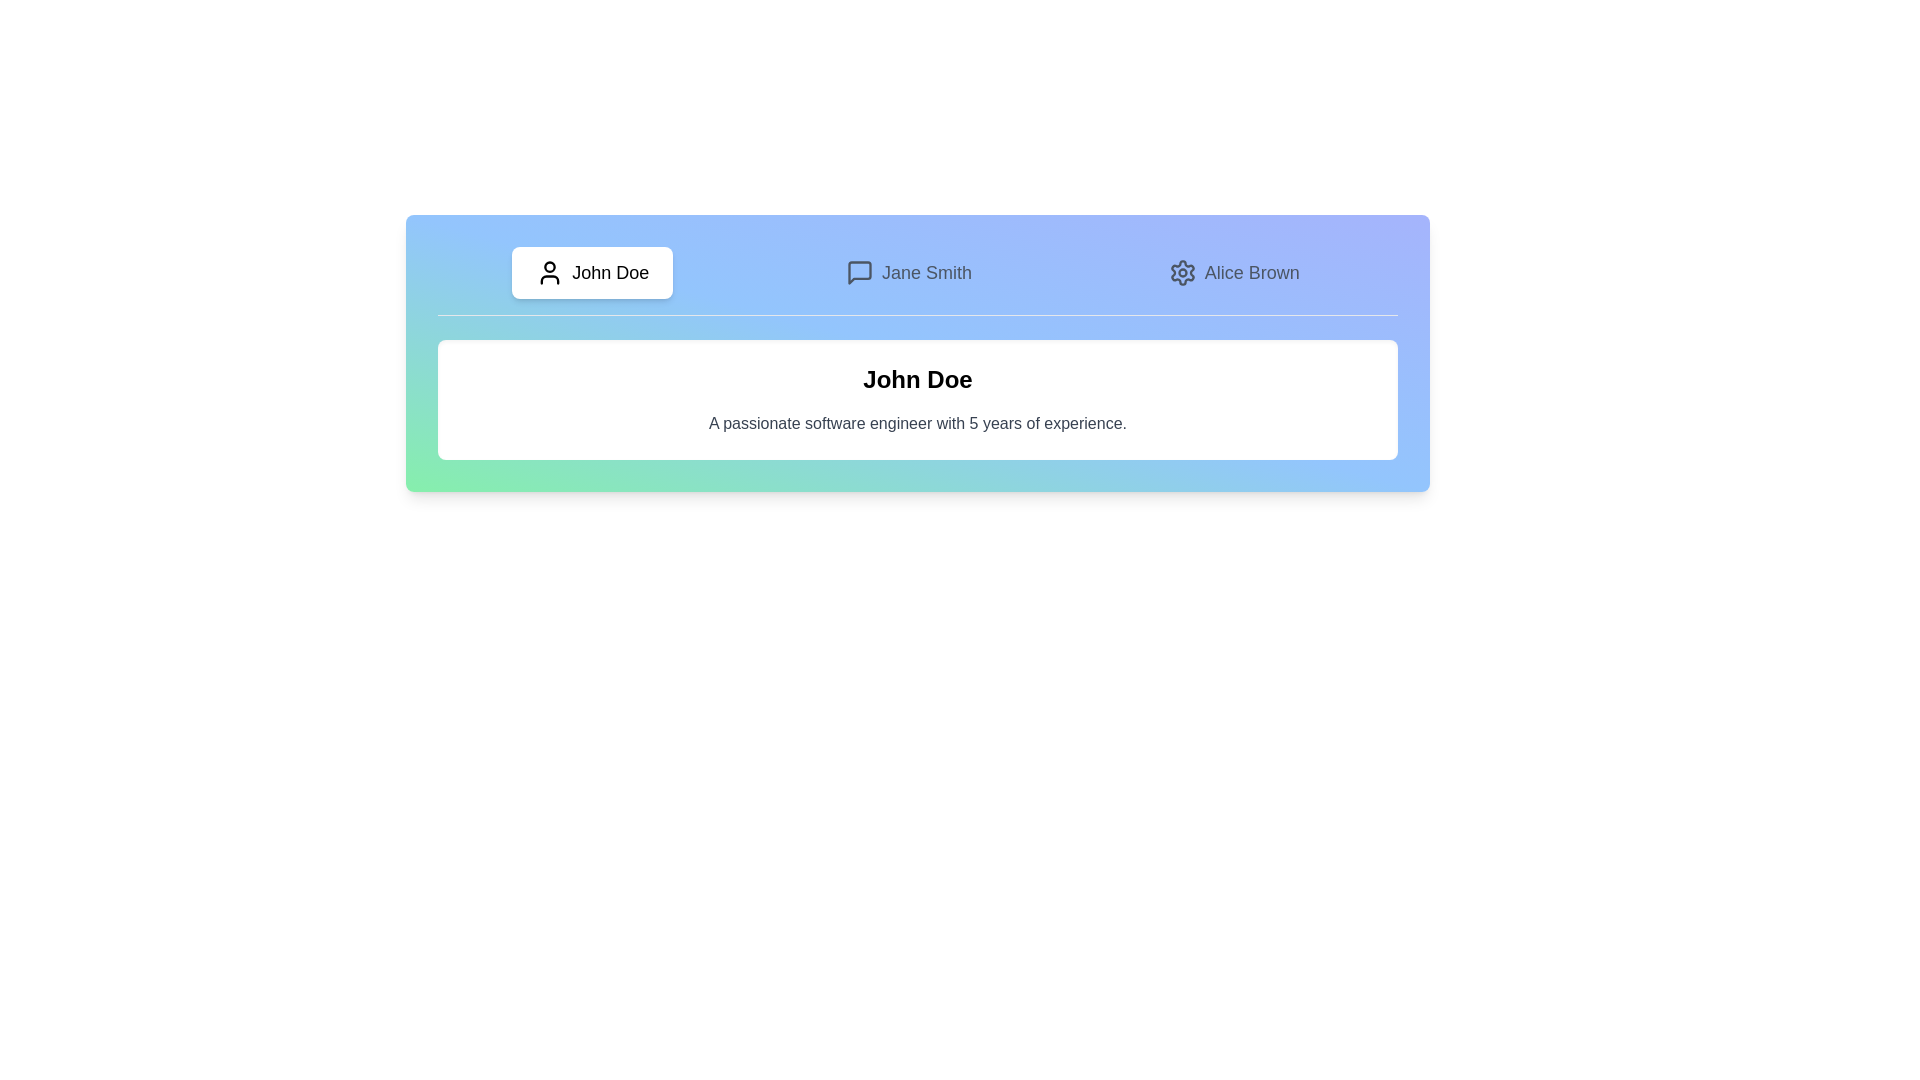 The height and width of the screenshot is (1080, 1920). I want to click on the tab corresponding to the user profile John Doe, so click(591, 273).